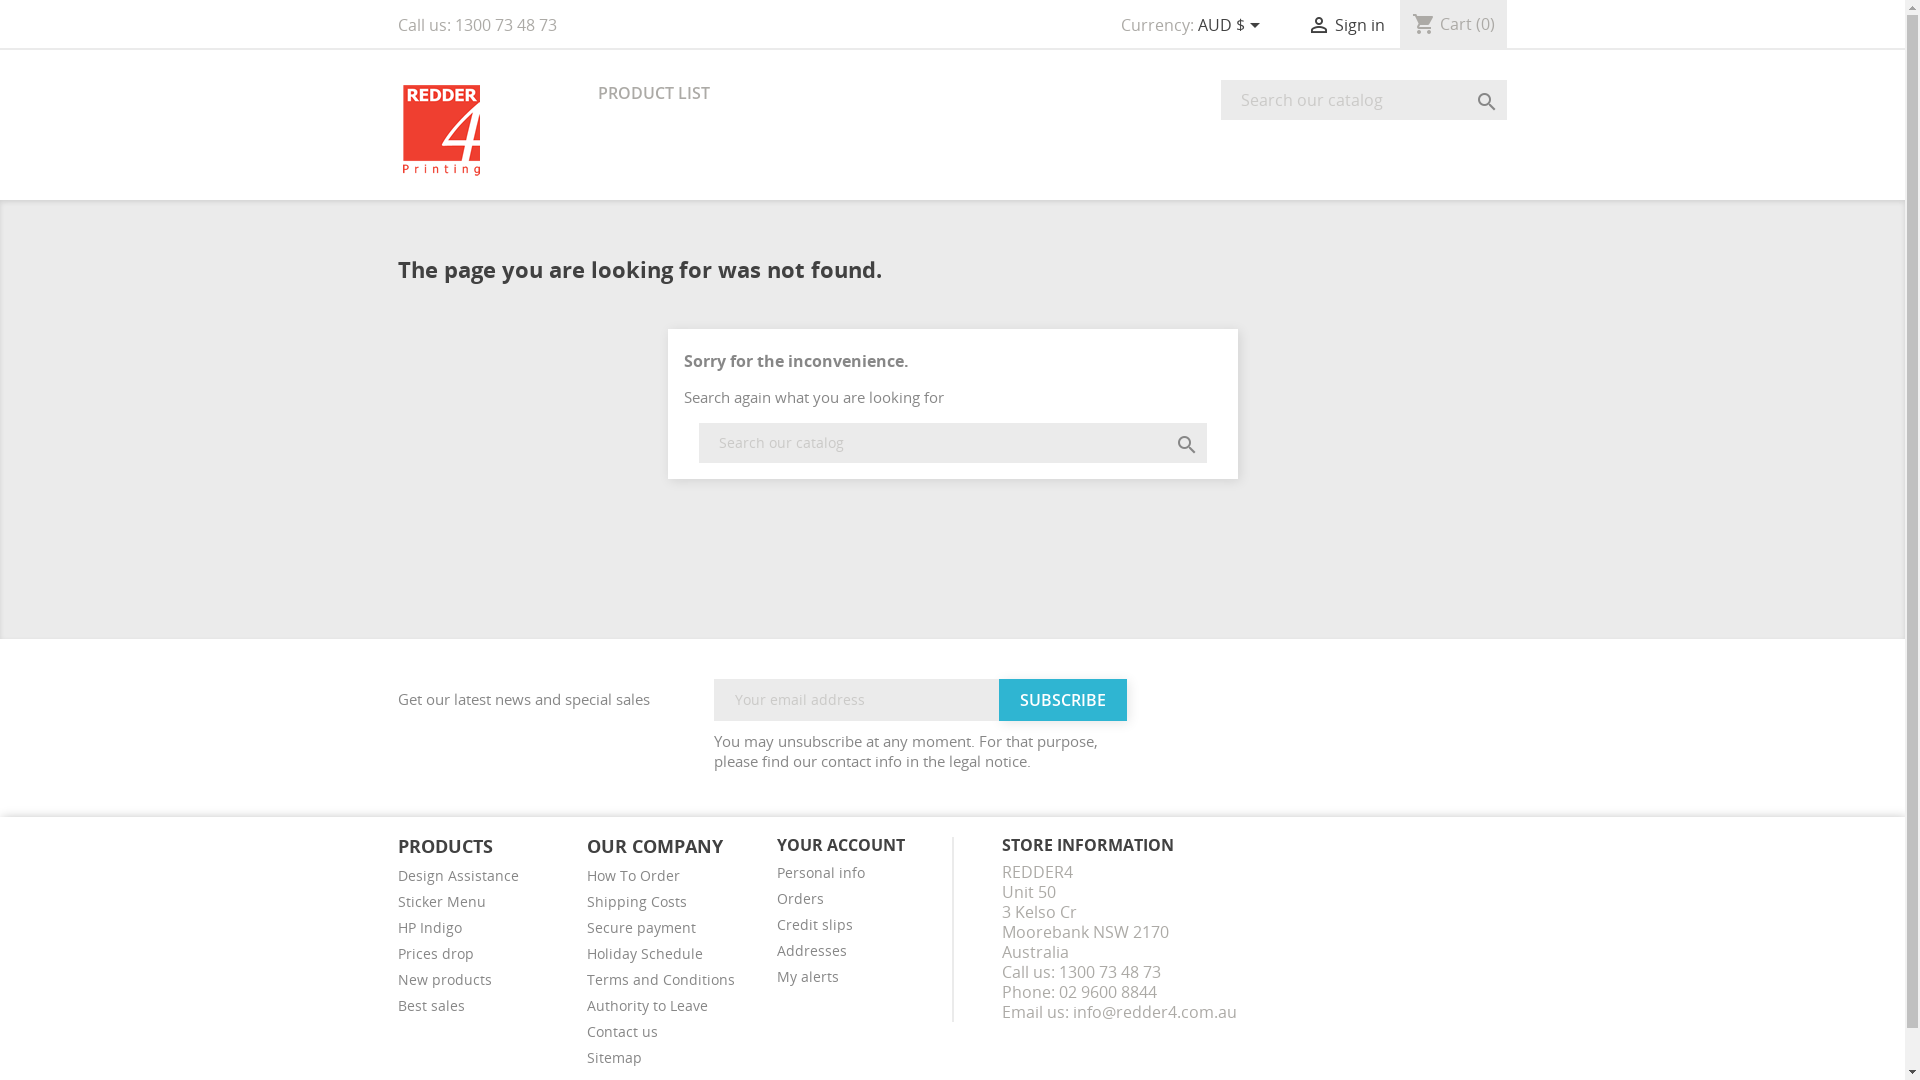  What do you see at coordinates (840, 844) in the screenshot?
I see `'YOUR ACCOUNT'` at bounding box center [840, 844].